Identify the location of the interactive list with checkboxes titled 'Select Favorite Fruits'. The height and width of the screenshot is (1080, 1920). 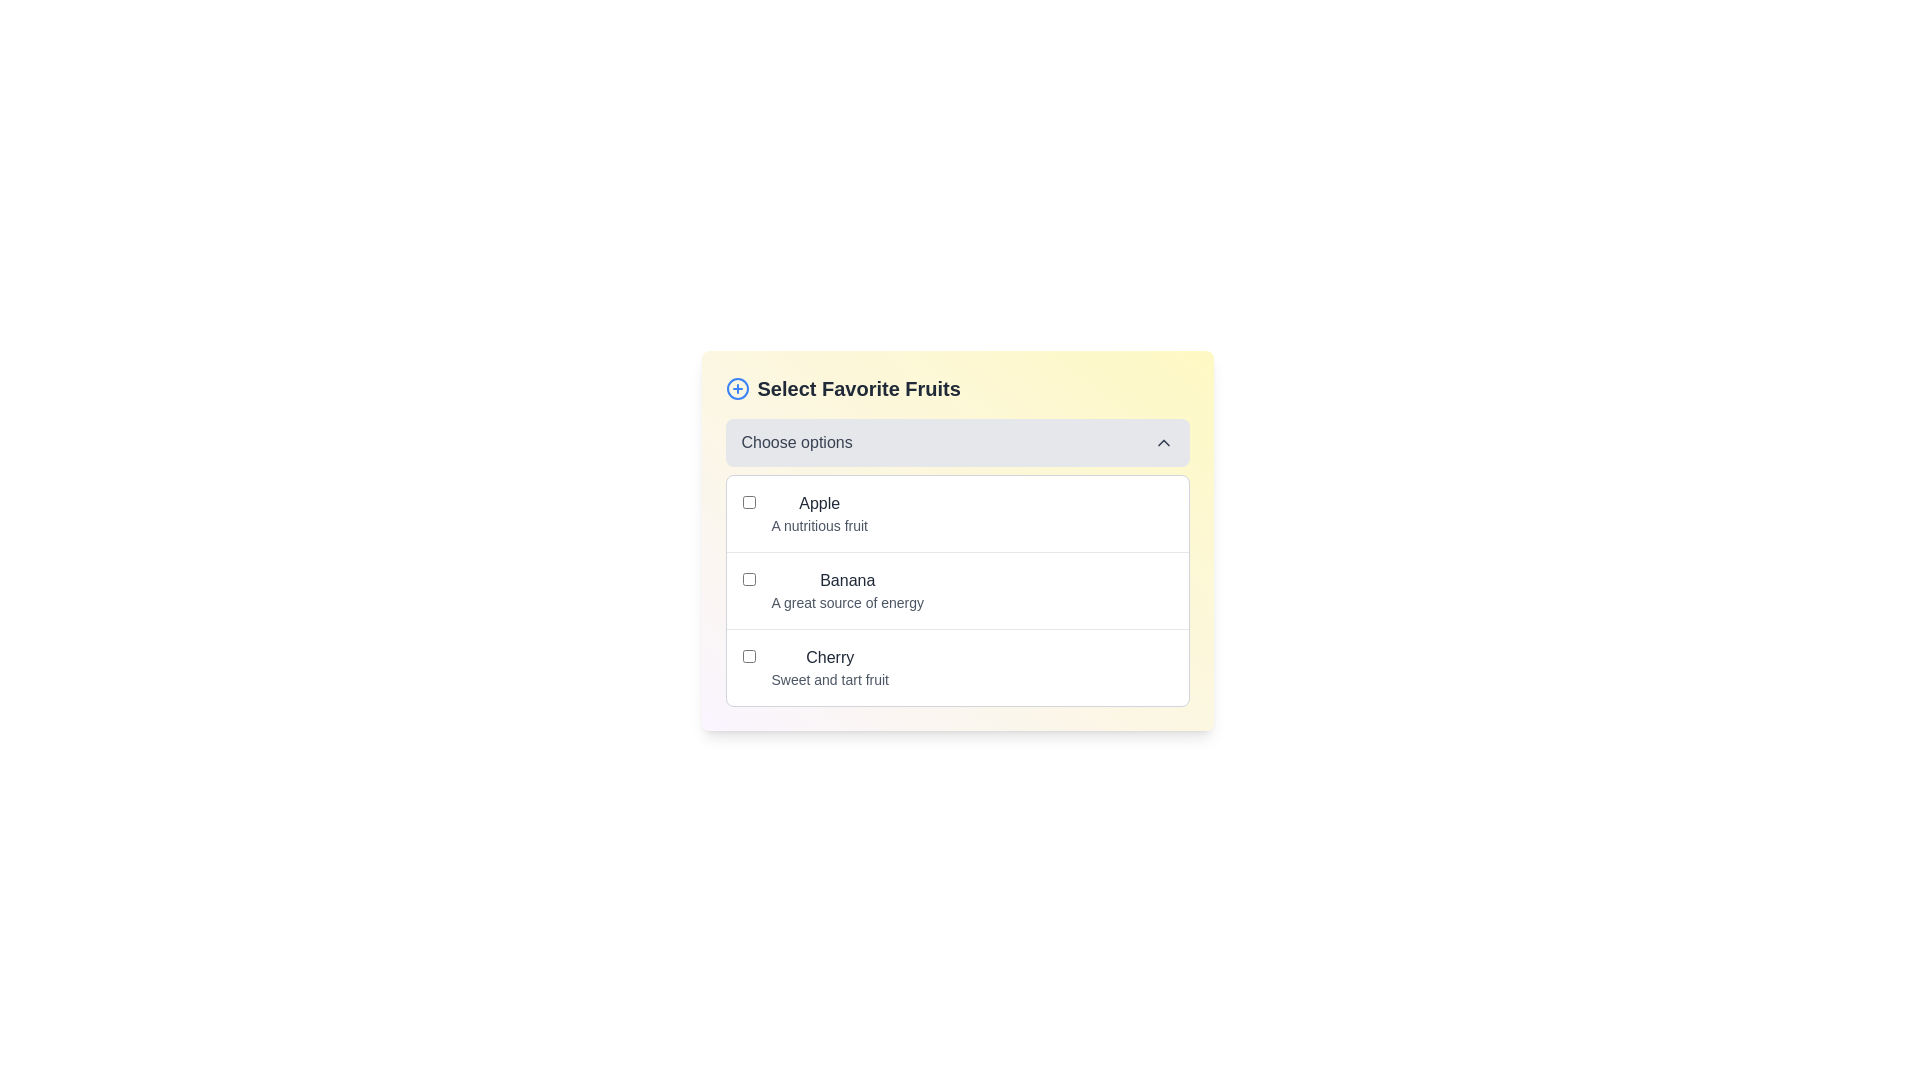
(956, 540).